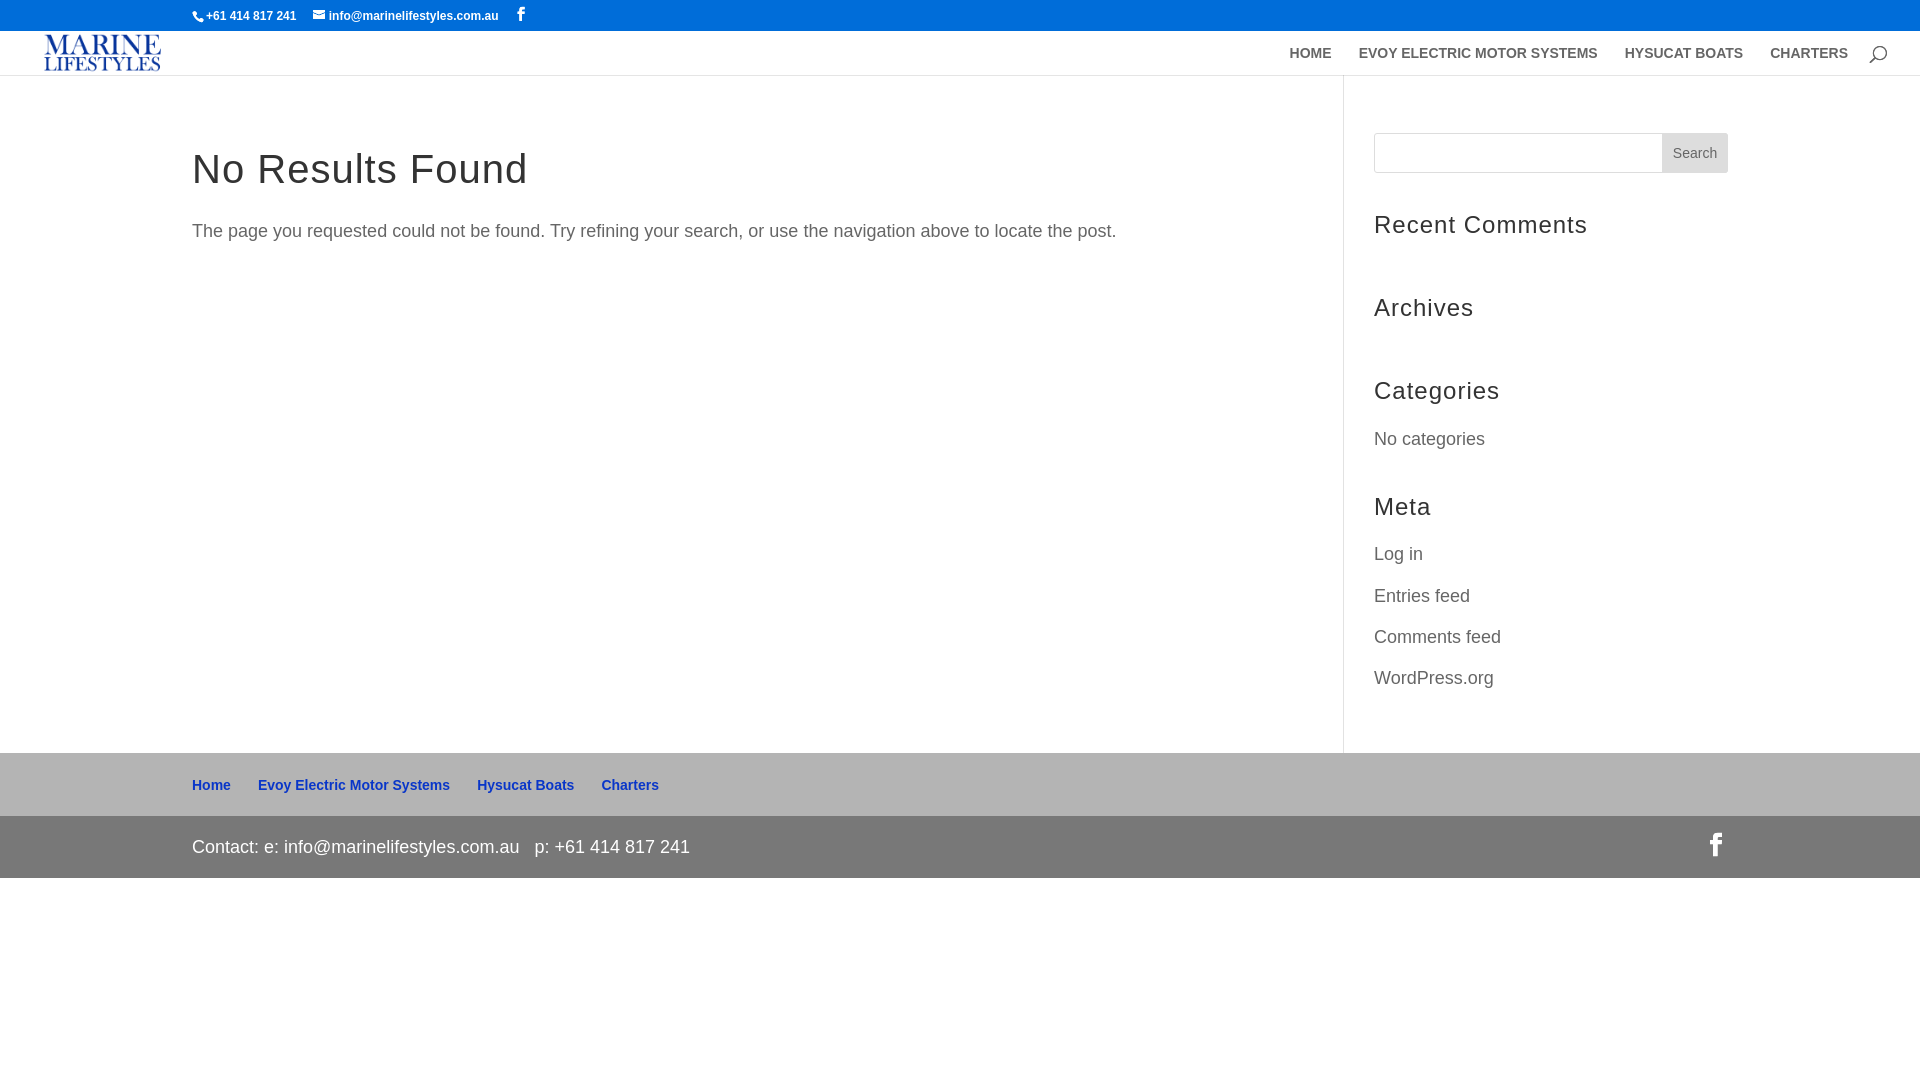 The width and height of the screenshot is (1920, 1080). What do you see at coordinates (405, 15) in the screenshot?
I see `'info@marinelifestyles.com.au'` at bounding box center [405, 15].